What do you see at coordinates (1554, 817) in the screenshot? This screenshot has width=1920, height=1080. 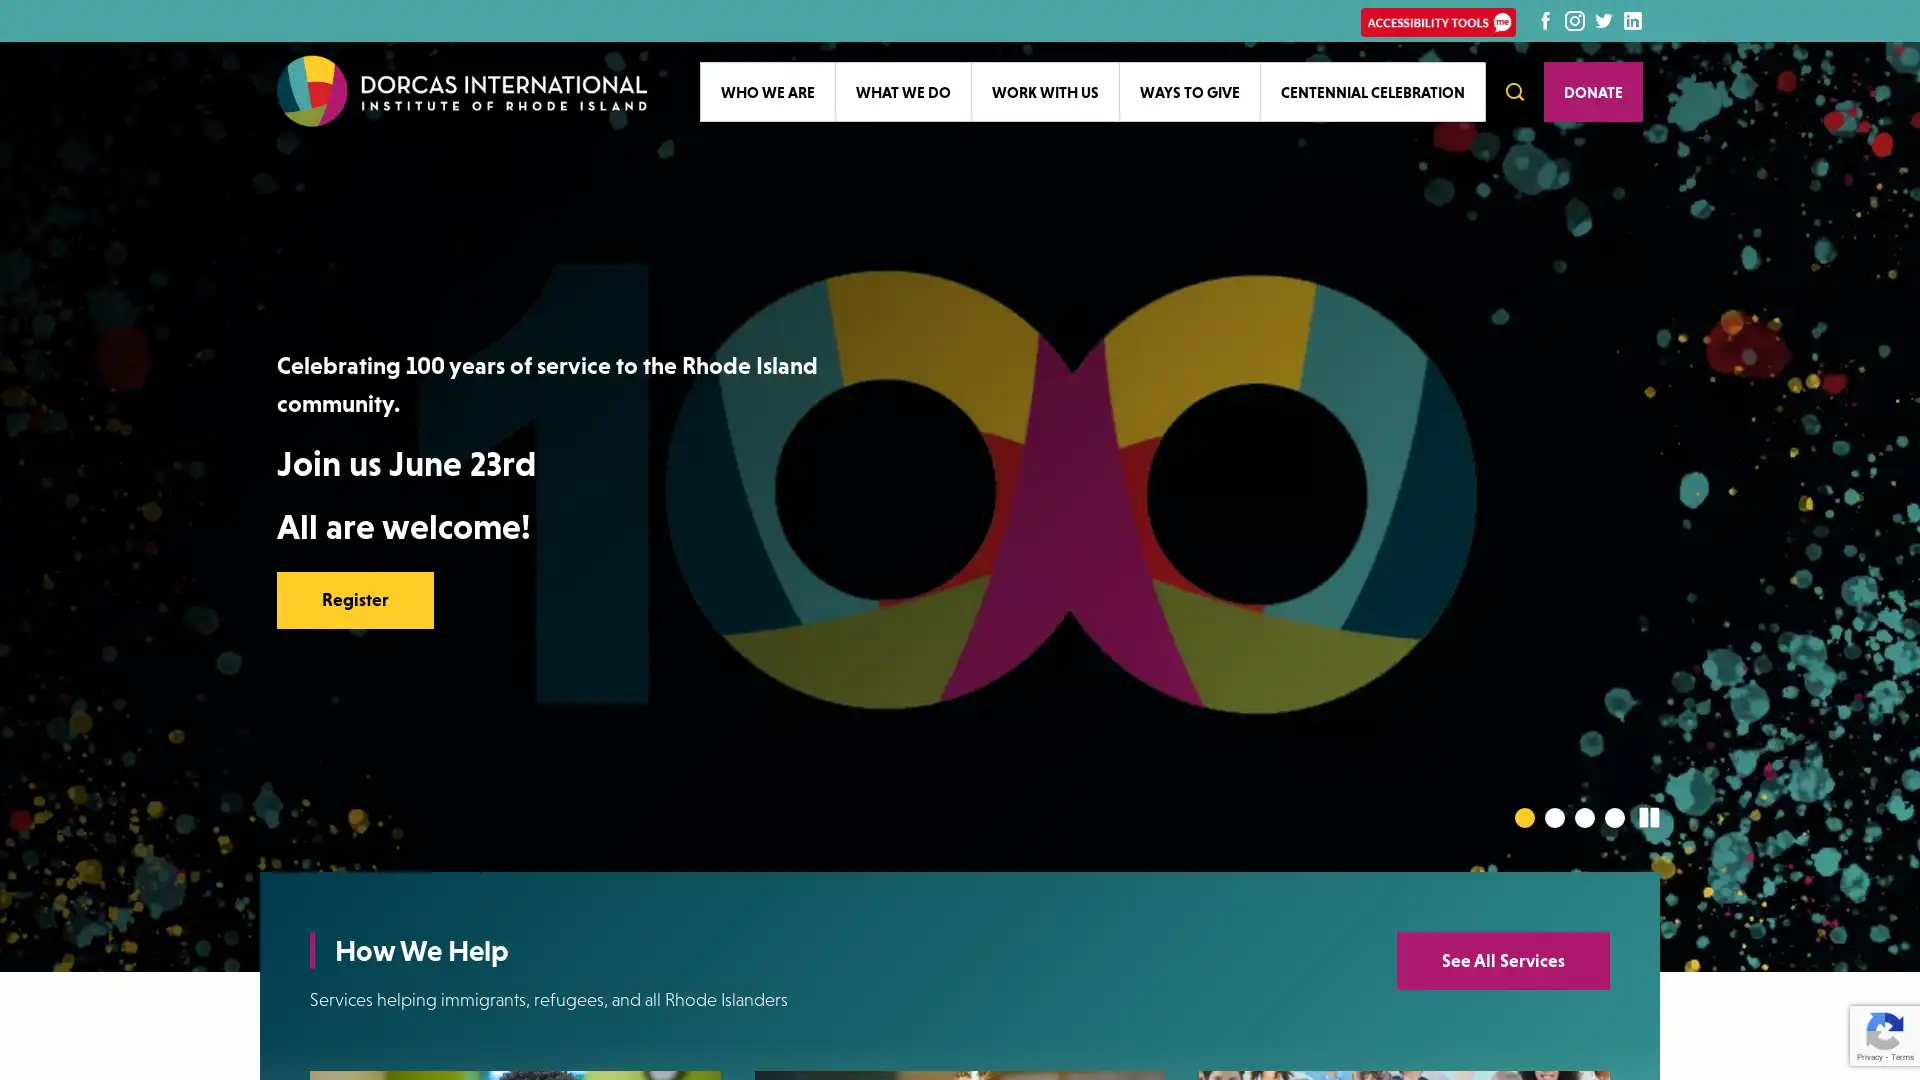 I see `Go to slide 2` at bounding box center [1554, 817].